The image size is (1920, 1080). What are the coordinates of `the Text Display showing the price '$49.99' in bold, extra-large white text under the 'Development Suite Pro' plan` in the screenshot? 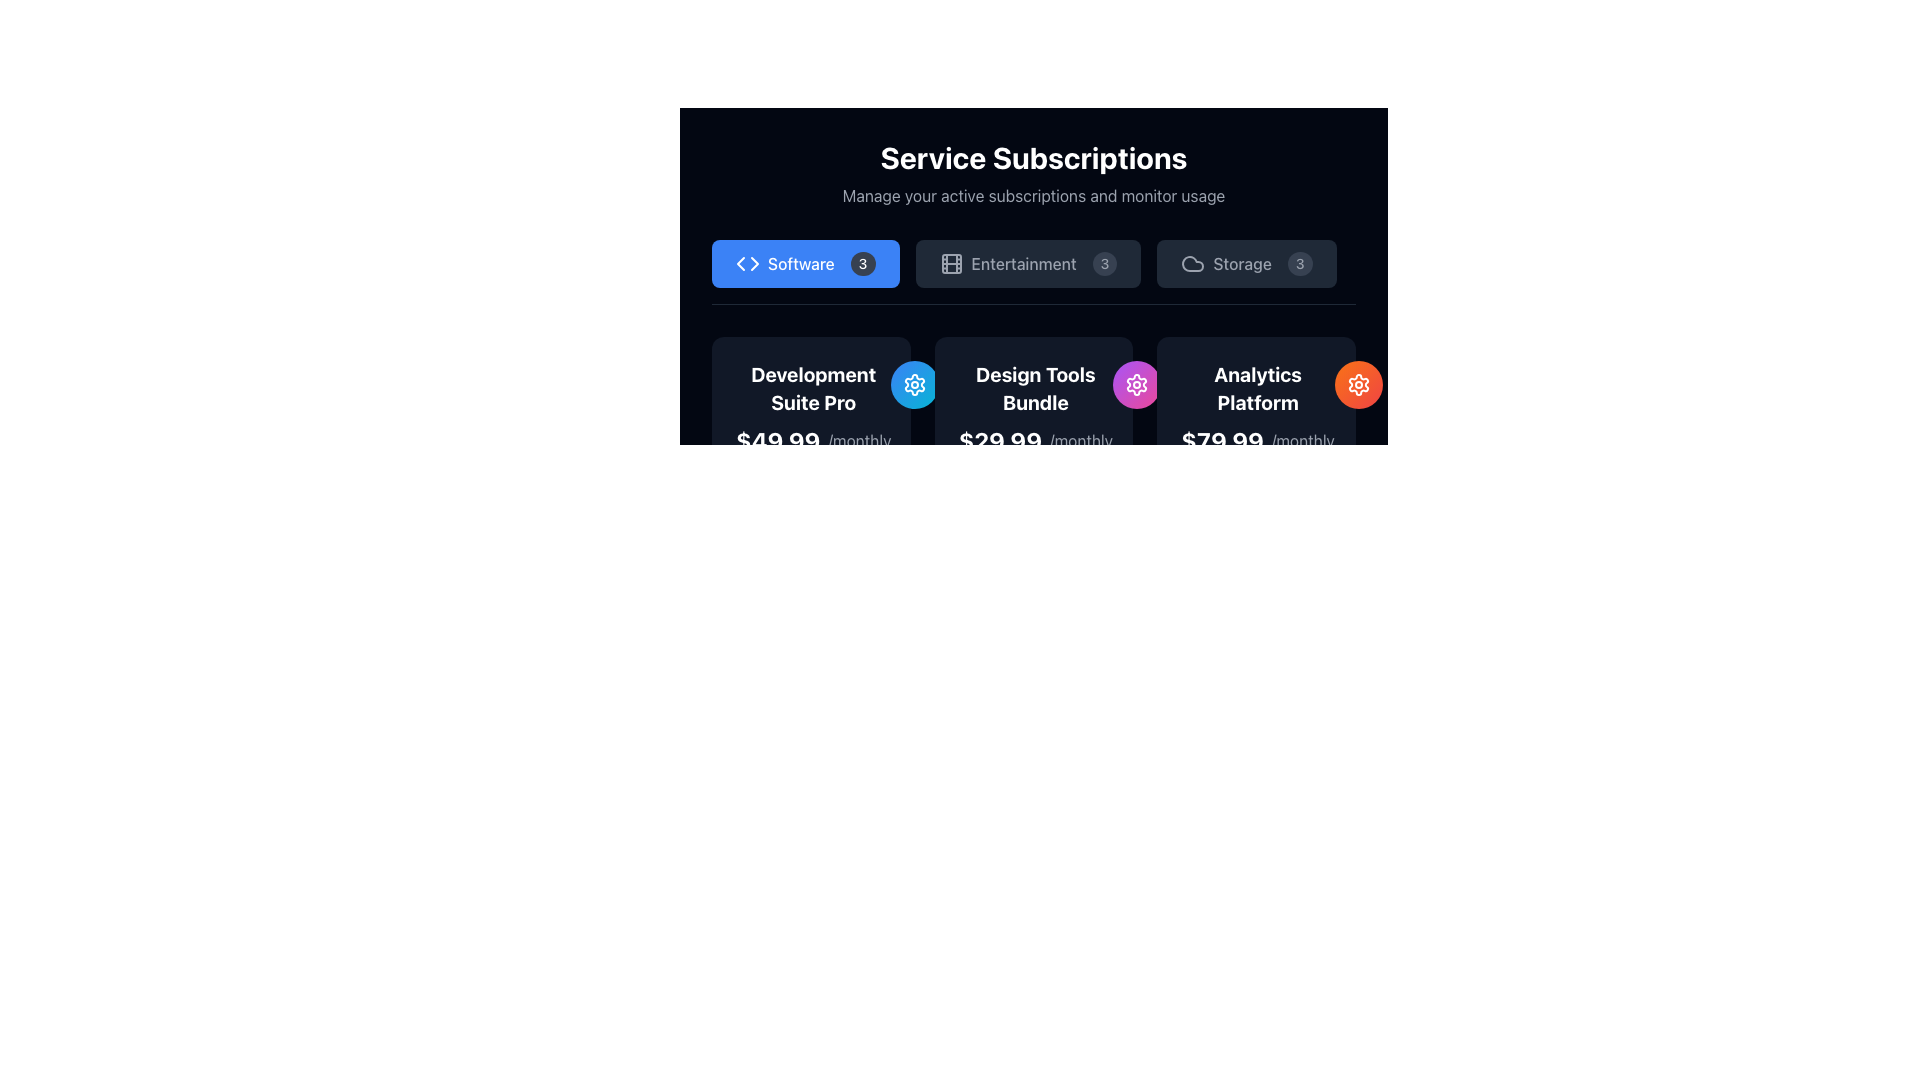 It's located at (777, 439).